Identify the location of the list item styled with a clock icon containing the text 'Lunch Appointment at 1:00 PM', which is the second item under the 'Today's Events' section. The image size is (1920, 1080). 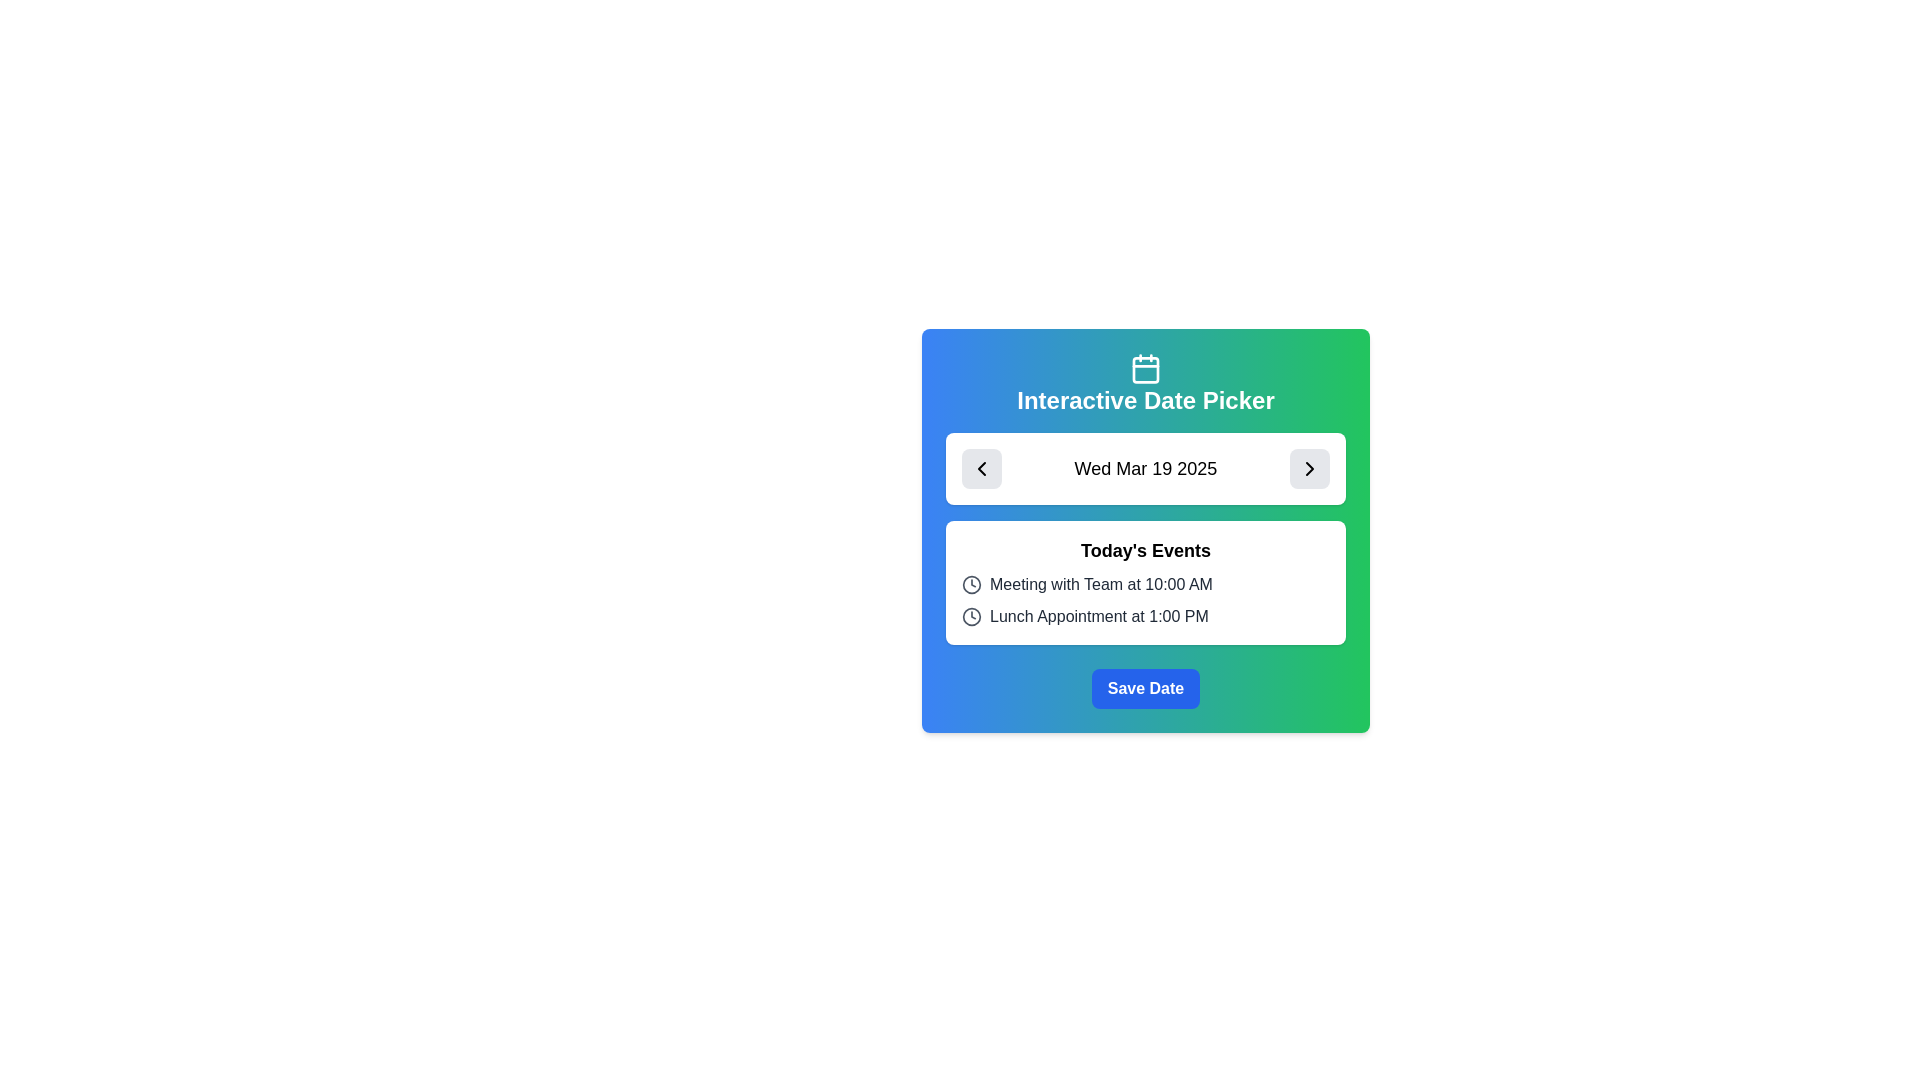
(1146, 616).